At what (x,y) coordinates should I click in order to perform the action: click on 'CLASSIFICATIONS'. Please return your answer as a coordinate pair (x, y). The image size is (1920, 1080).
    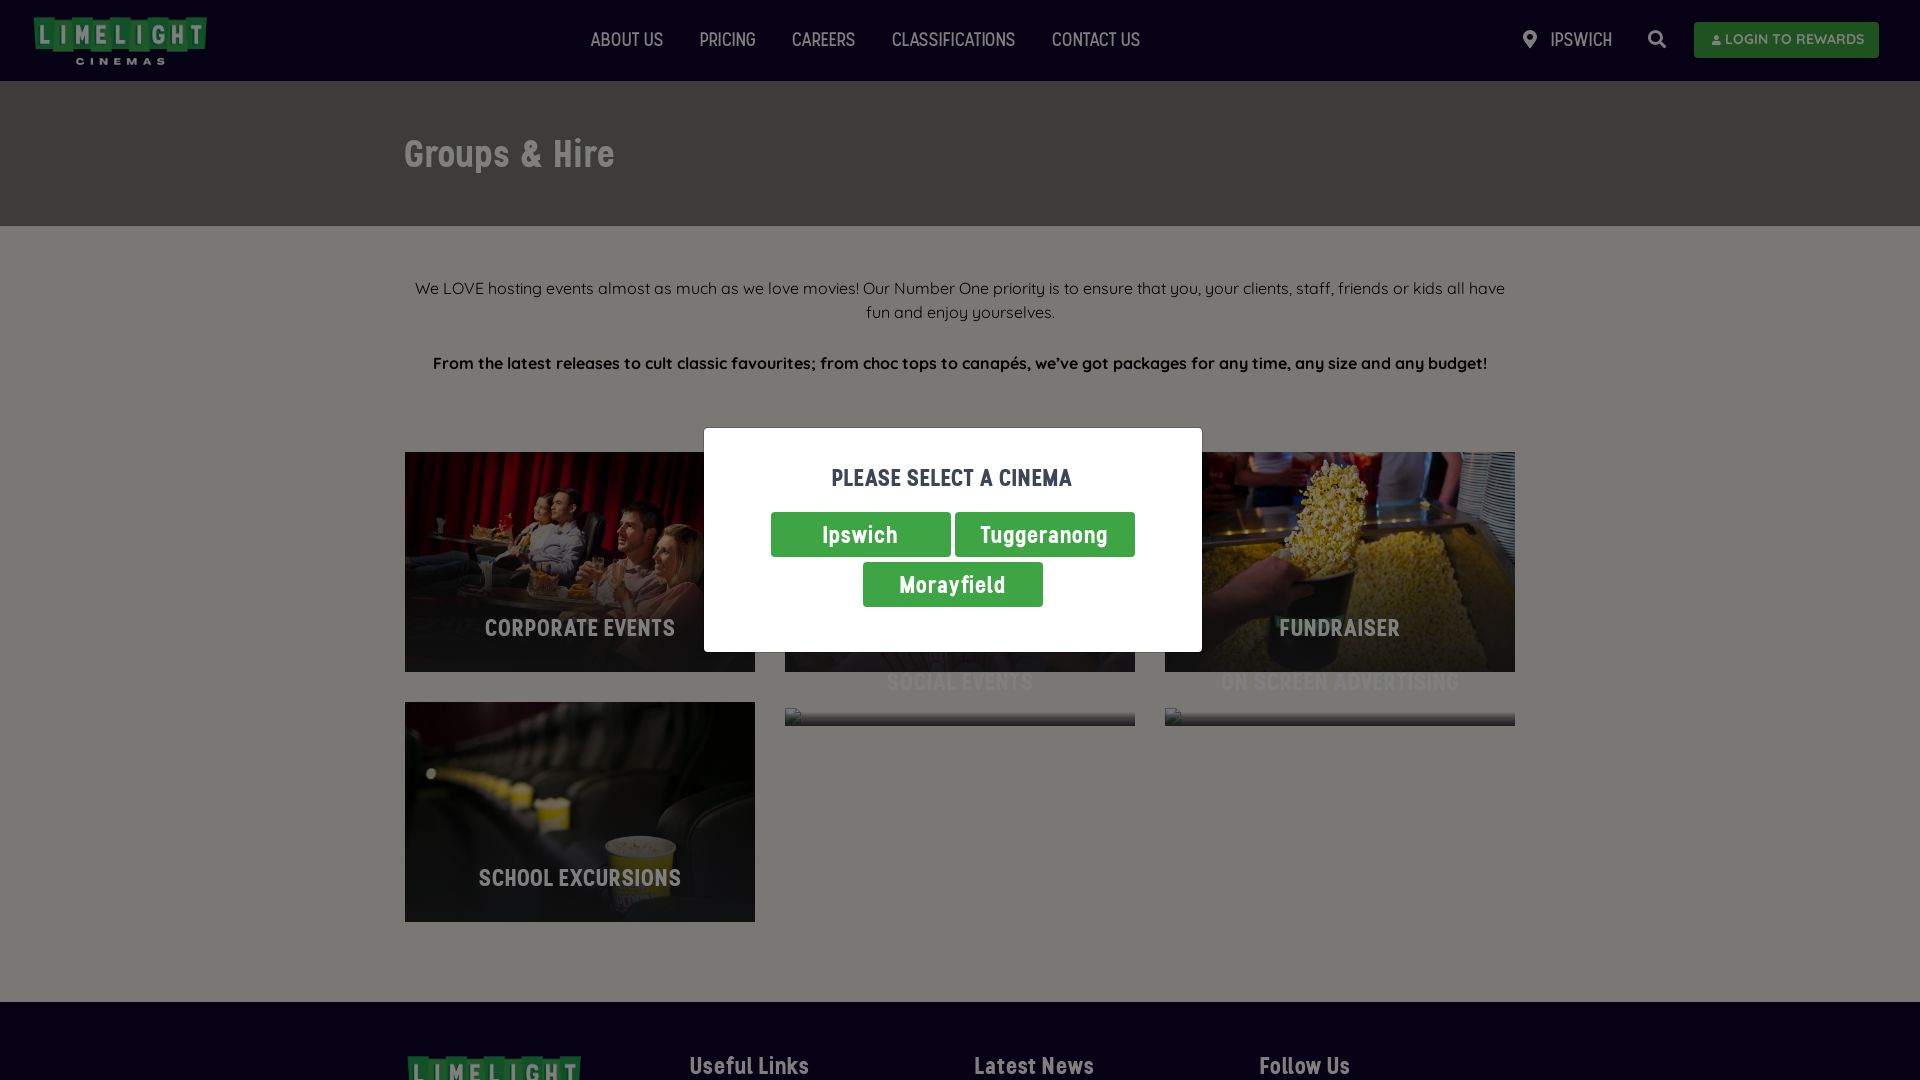
    Looking at the image, I should click on (882, 40).